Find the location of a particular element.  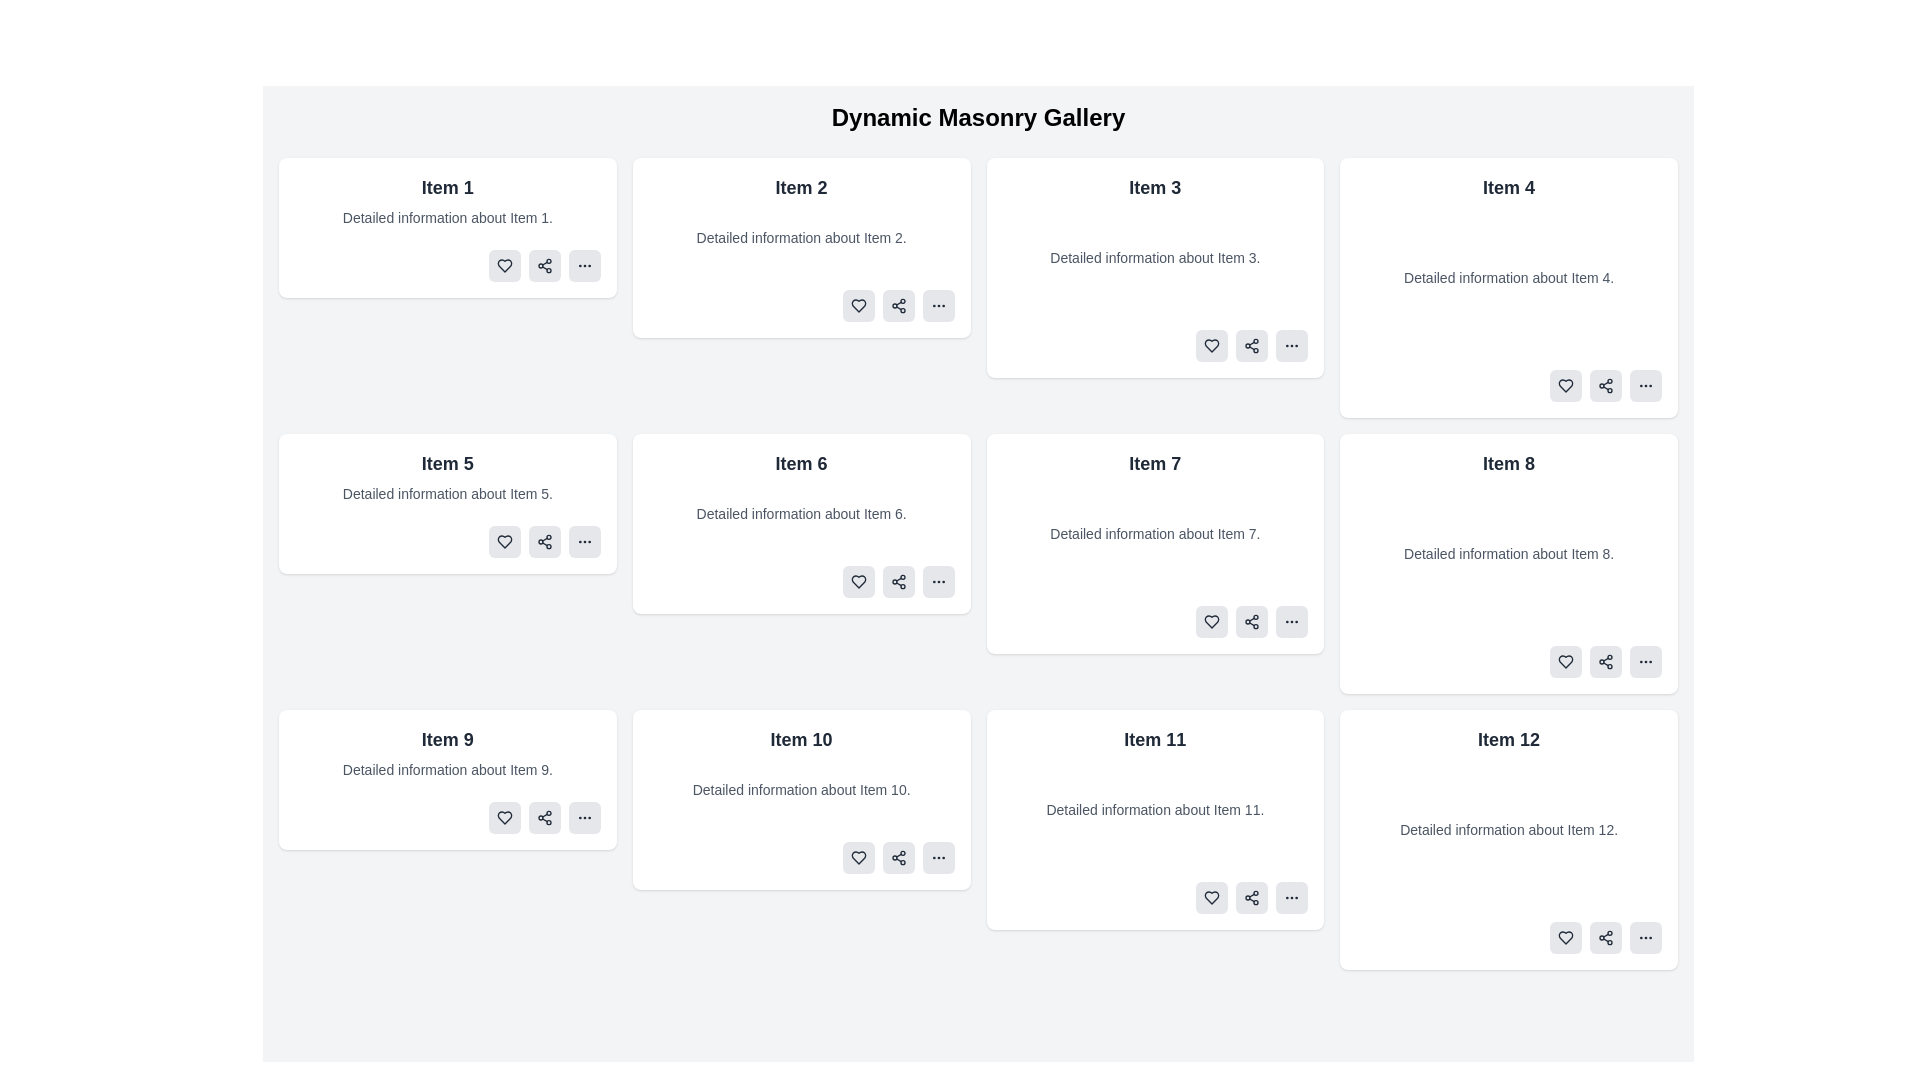

the heart icon at the bottom left of the card labeled 'Item 6', which is styled as a line drawing with a smooth, rounded outline, located in the second row and second column of the grid layout is located at coordinates (858, 582).